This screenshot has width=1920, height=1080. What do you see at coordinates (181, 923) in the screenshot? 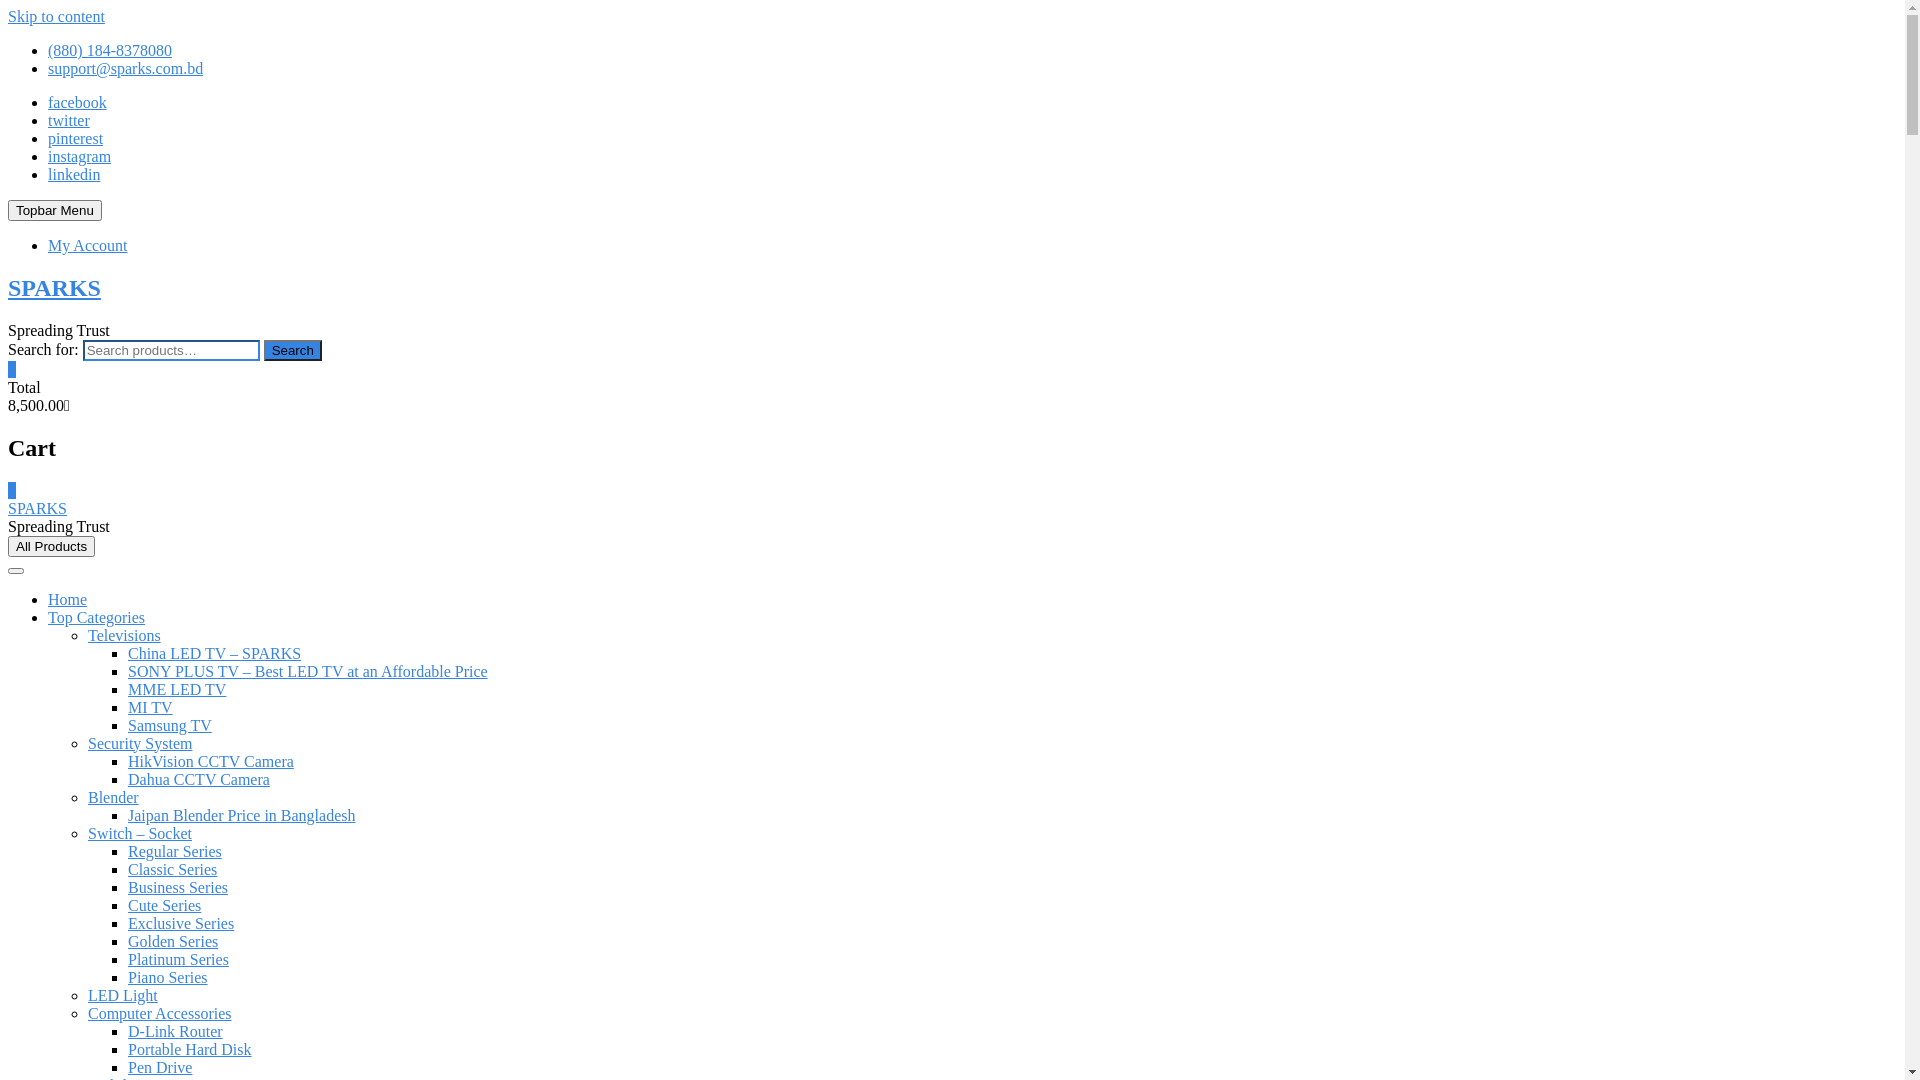
I see `'Exclusive Series'` at bounding box center [181, 923].